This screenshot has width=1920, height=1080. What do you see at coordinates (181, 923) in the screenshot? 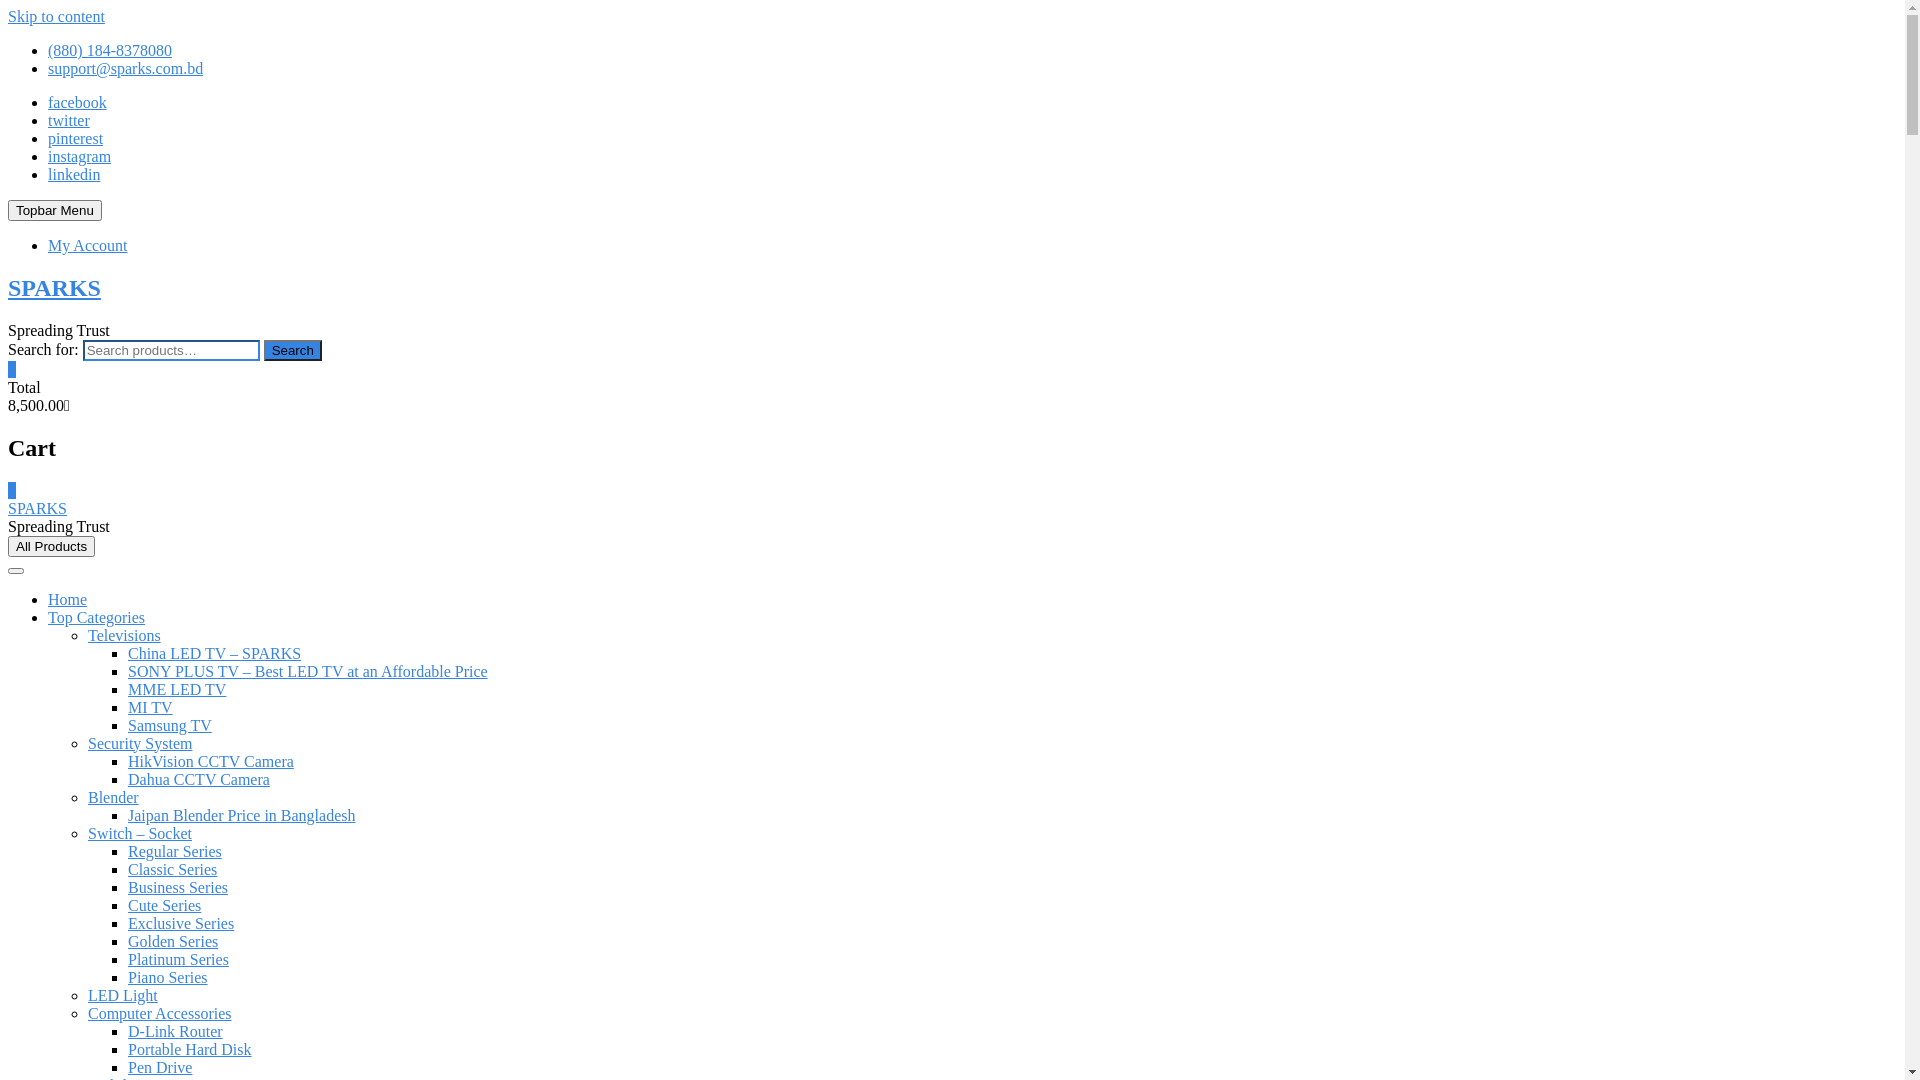
I see `'Exclusive Series'` at bounding box center [181, 923].